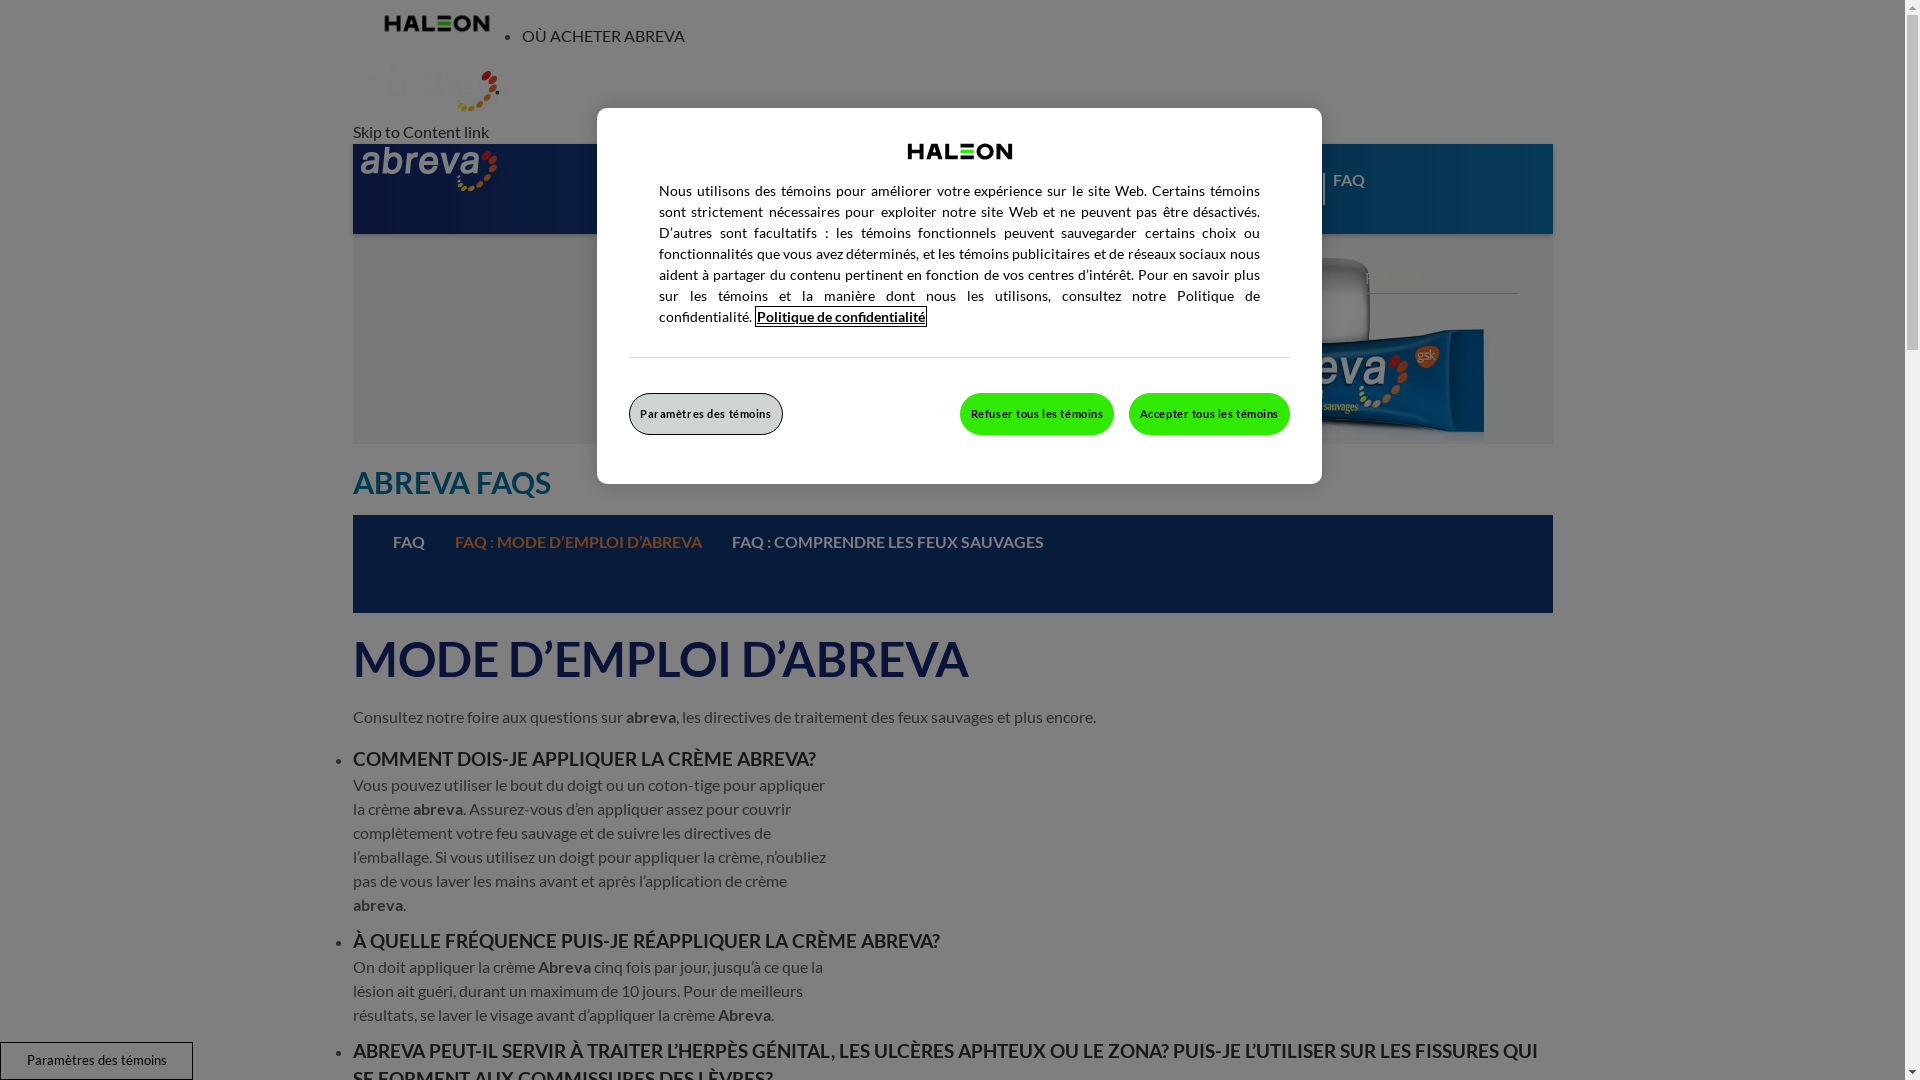  What do you see at coordinates (1509, 276) in the screenshot?
I see `'Recherche'` at bounding box center [1509, 276].